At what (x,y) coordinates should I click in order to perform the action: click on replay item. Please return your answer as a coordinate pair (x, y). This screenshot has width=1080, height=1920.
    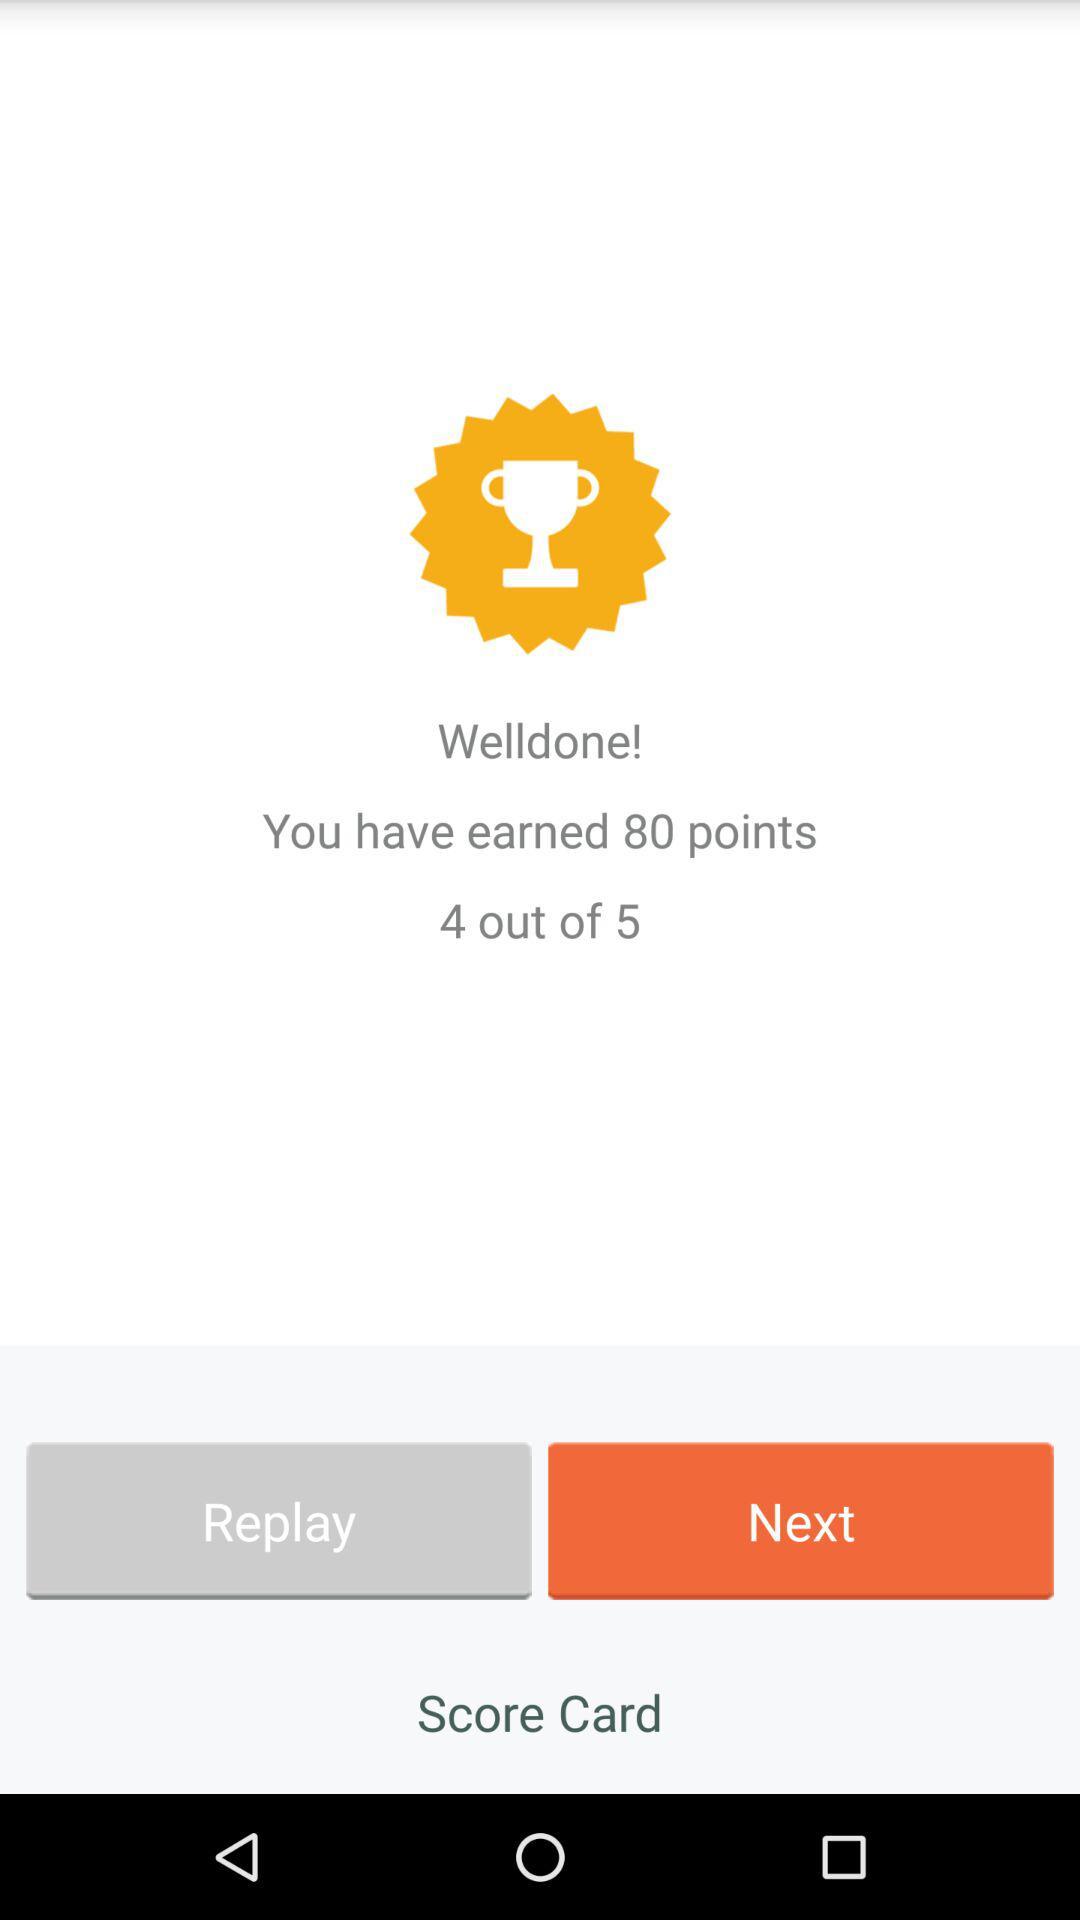
    Looking at the image, I should click on (278, 1520).